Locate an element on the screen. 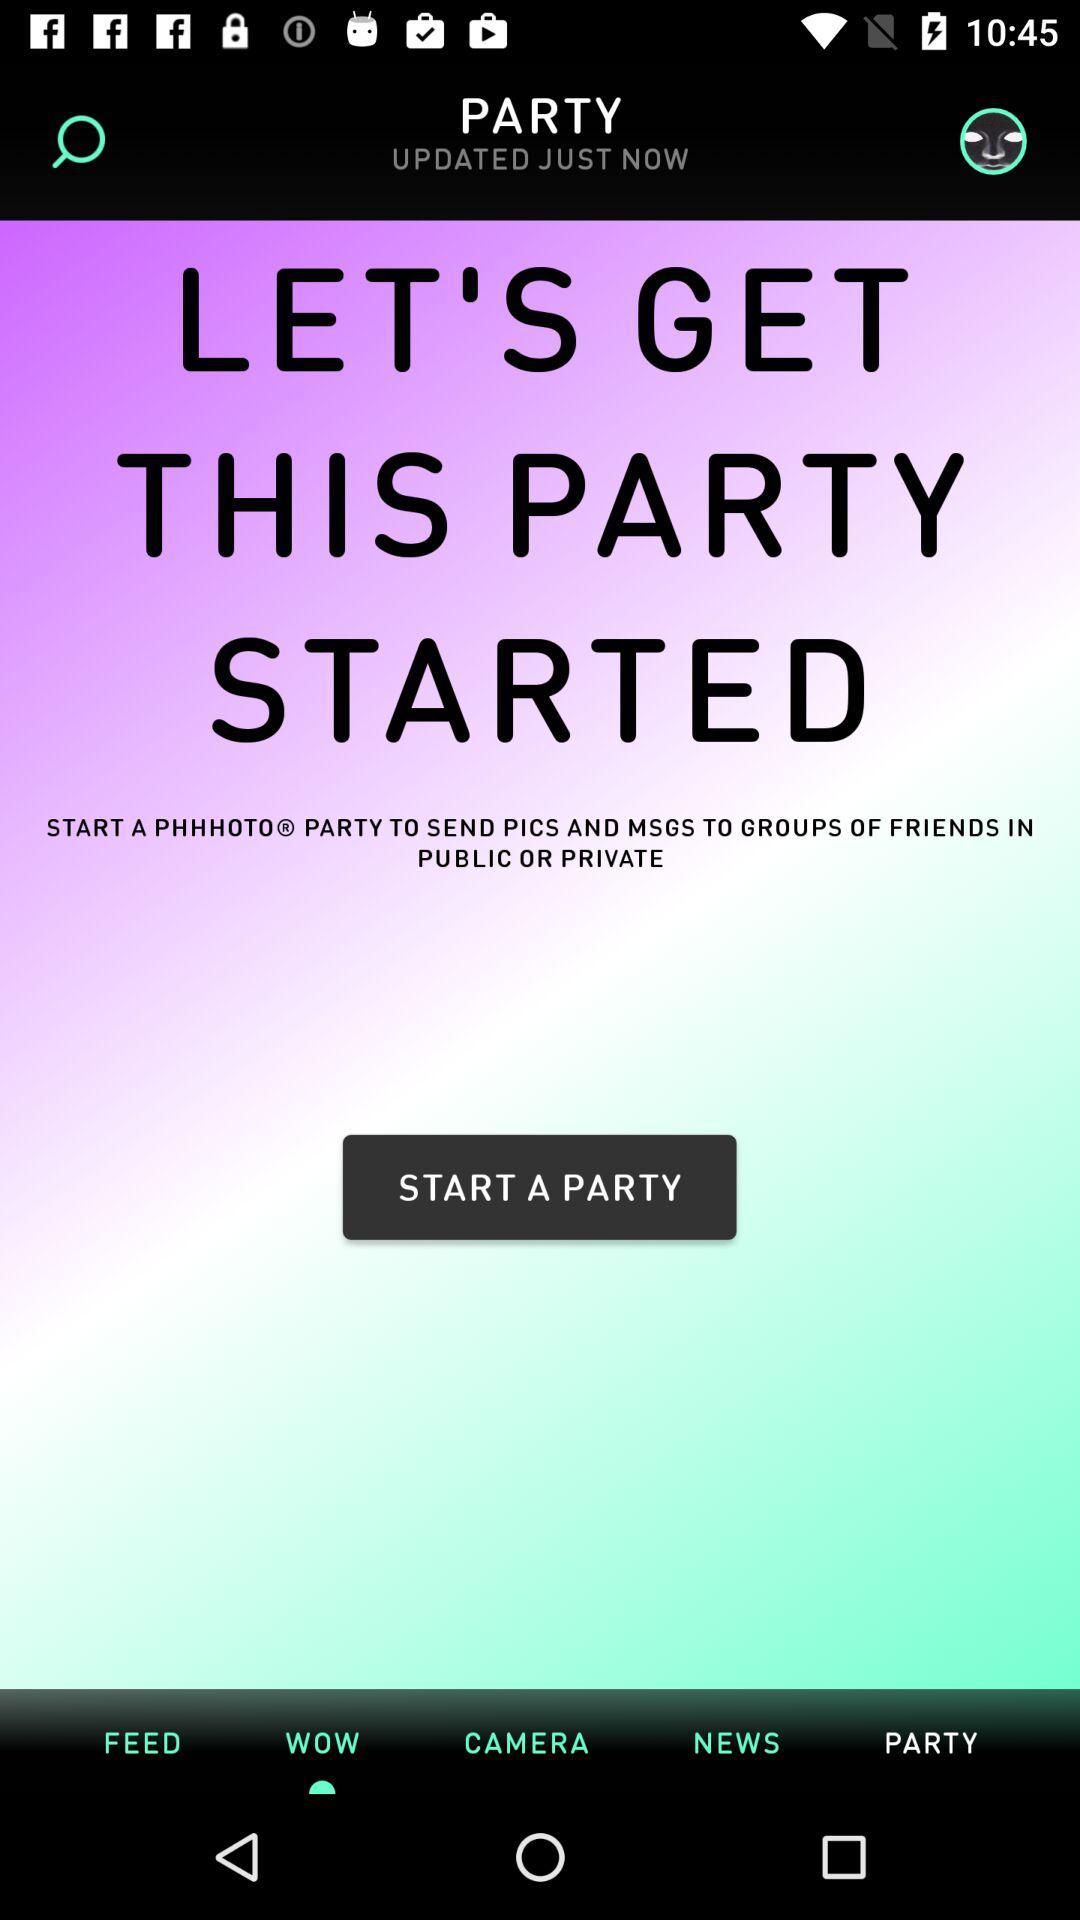  icon at the top left corner is located at coordinates (84, 140).